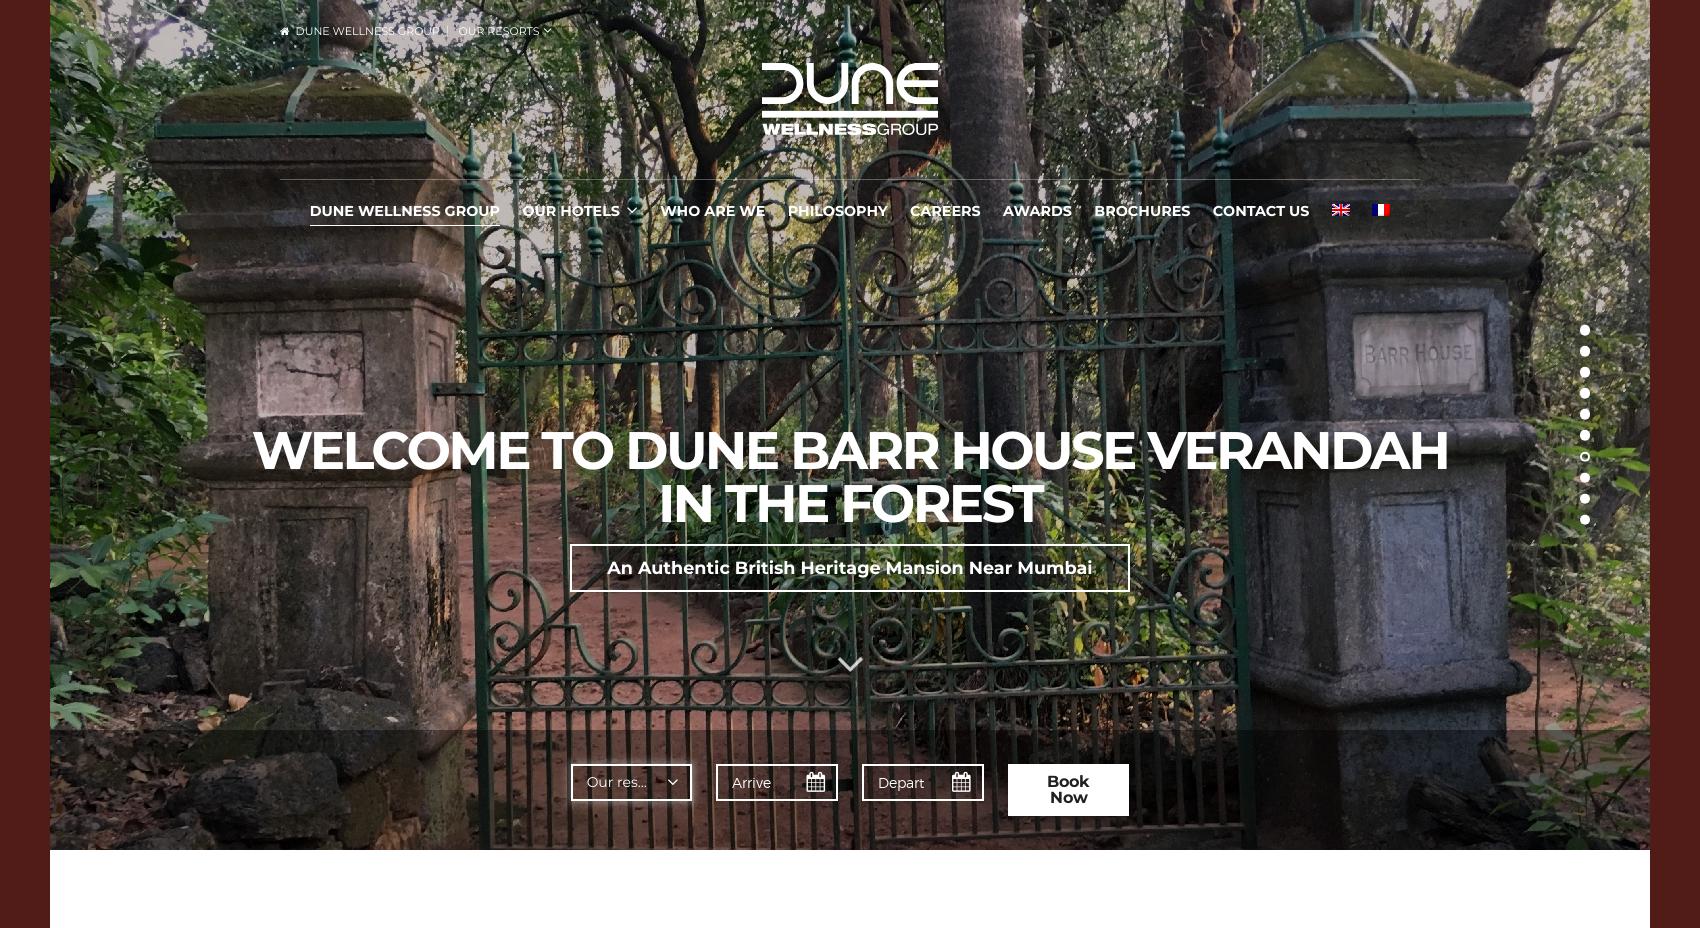  What do you see at coordinates (233, 705) in the screenshot?
I see `'A relocated 150 years old Kerala house in the middle of the plantation'` at bounding box center [233, 705].